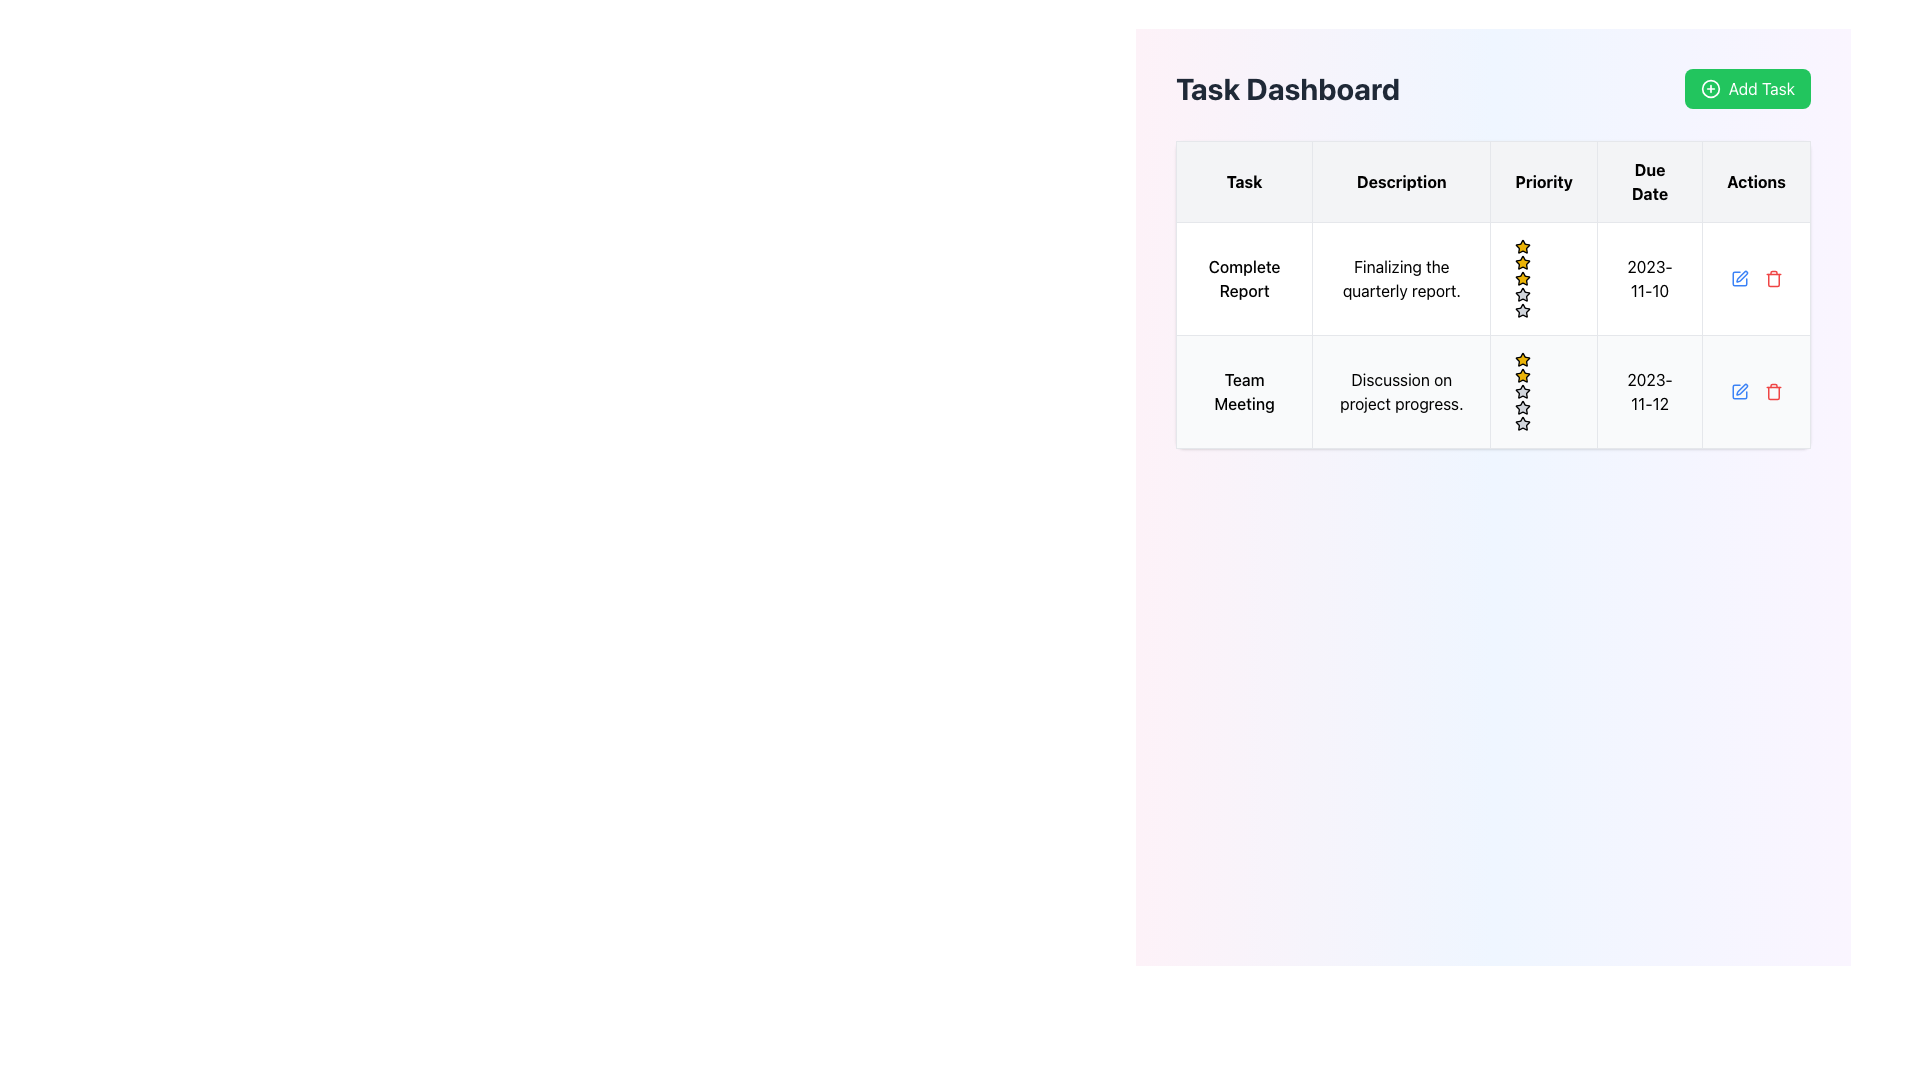  What do you see at coordinates (1400, 181) in the screenshot?
I see `the Table Header Cell which is the second cell from the left in the header row of the table, located between the 'Task' and 'Priority' cells` at bounding box center [1400, 181].